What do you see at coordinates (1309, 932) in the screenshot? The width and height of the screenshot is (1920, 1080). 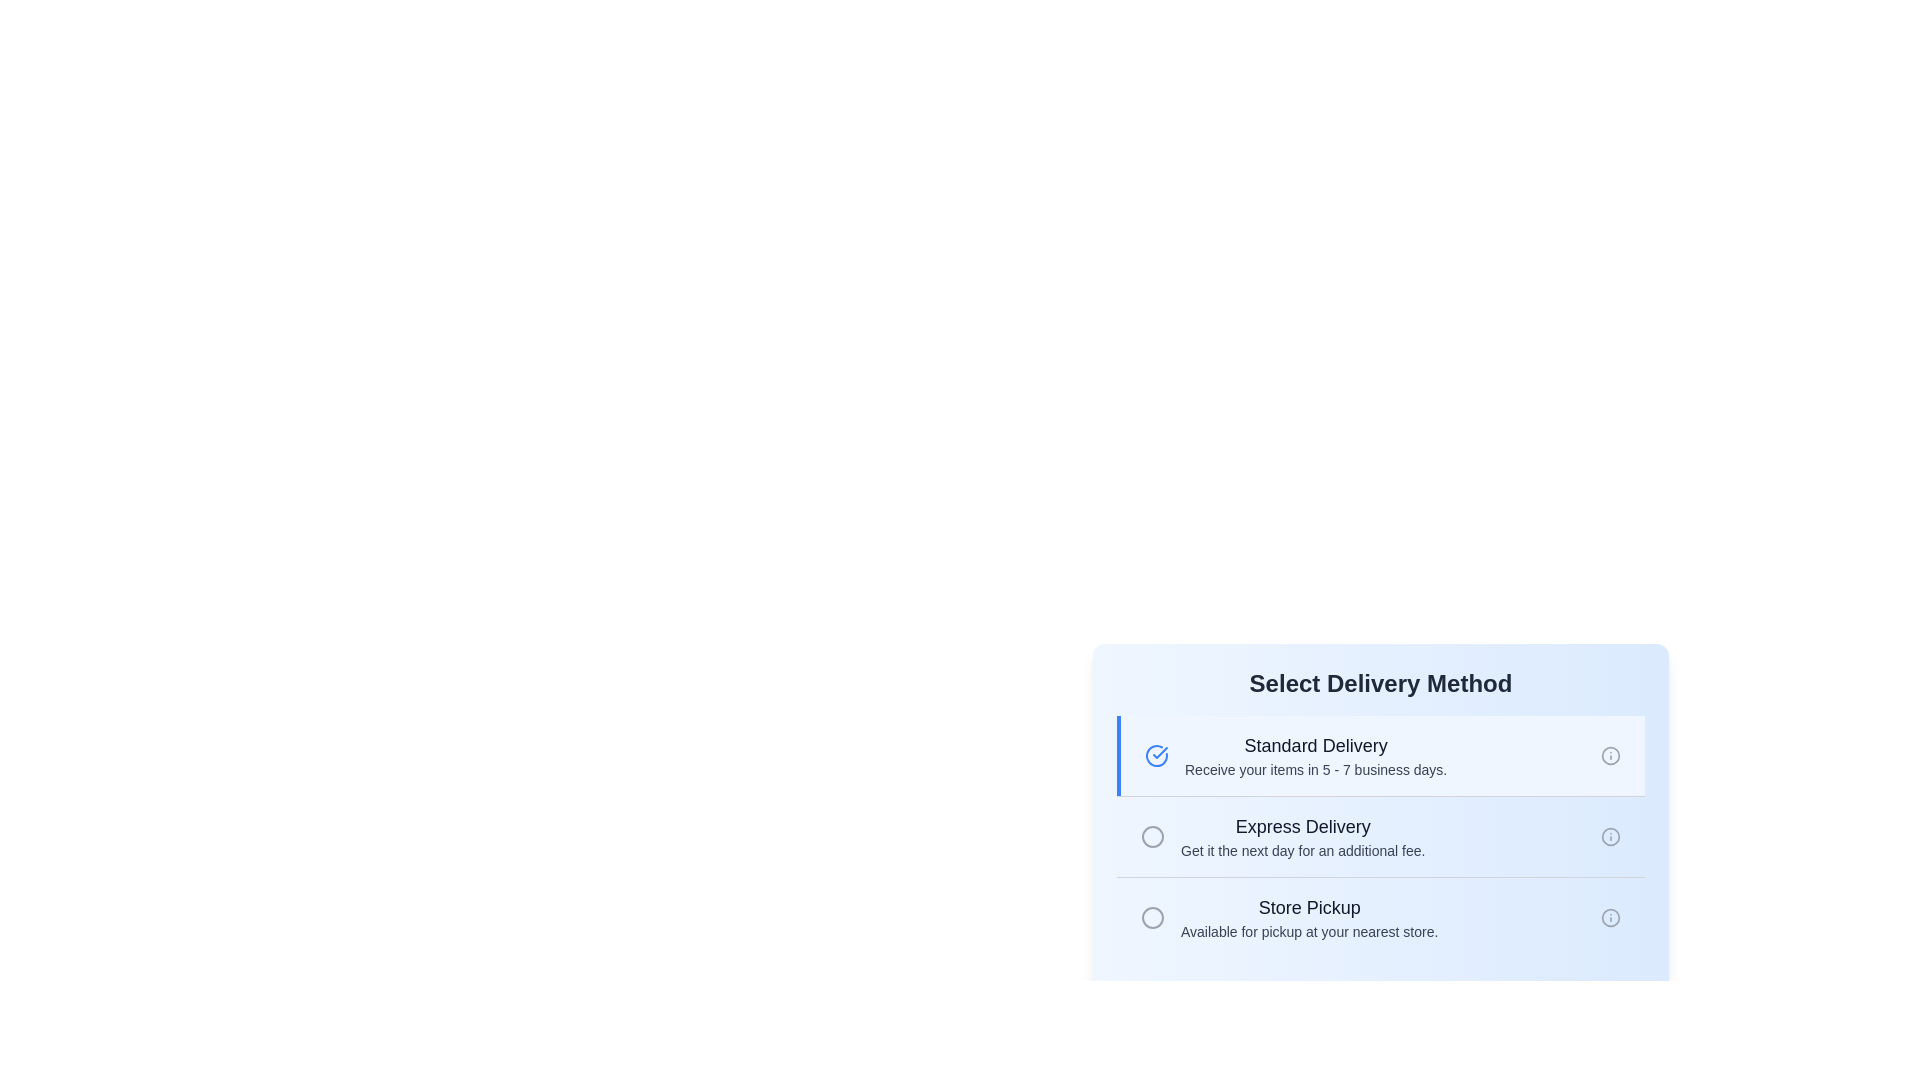 I see `the text label reading 'Available for pickup at your nearest store.' which is styled in gray and positioned below the 'Store Pickup' option` at bounding box center [1309, 932].